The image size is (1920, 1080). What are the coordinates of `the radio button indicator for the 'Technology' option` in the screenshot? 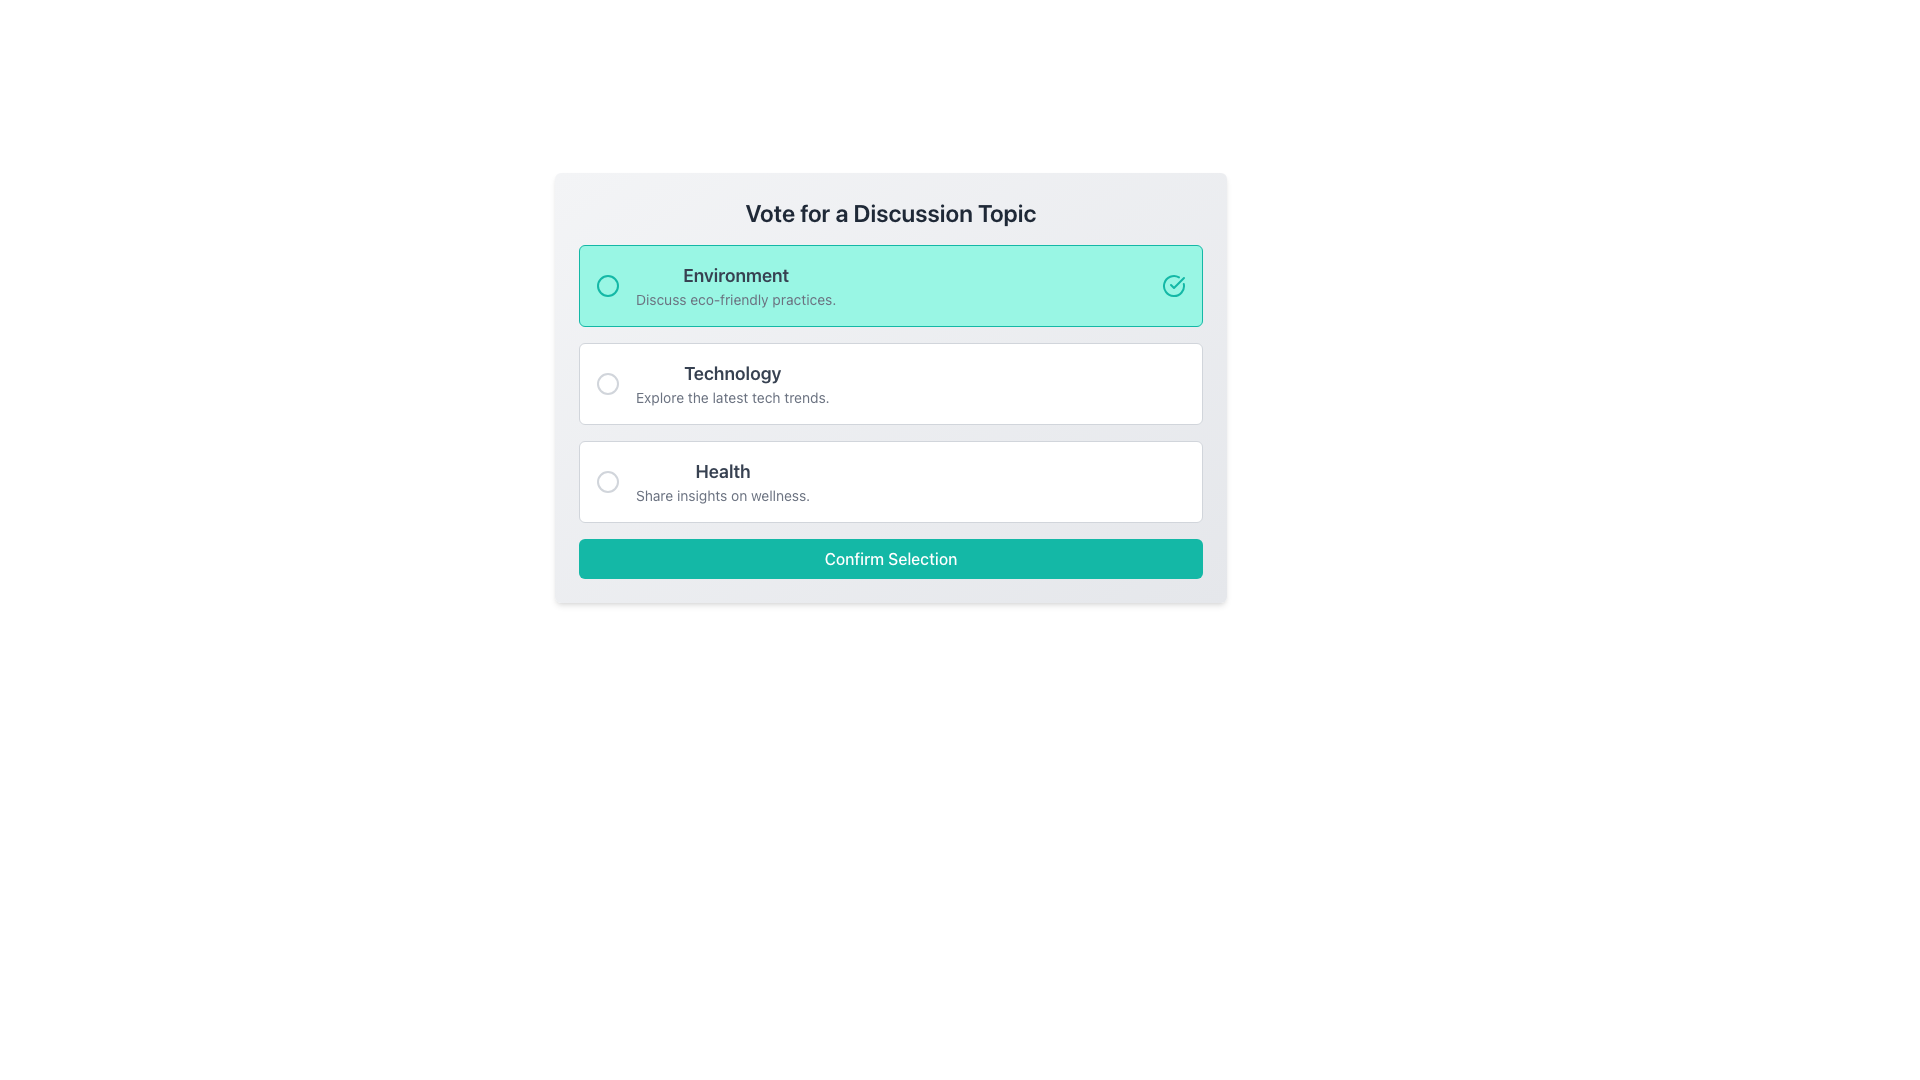 It's located at (607, 384).